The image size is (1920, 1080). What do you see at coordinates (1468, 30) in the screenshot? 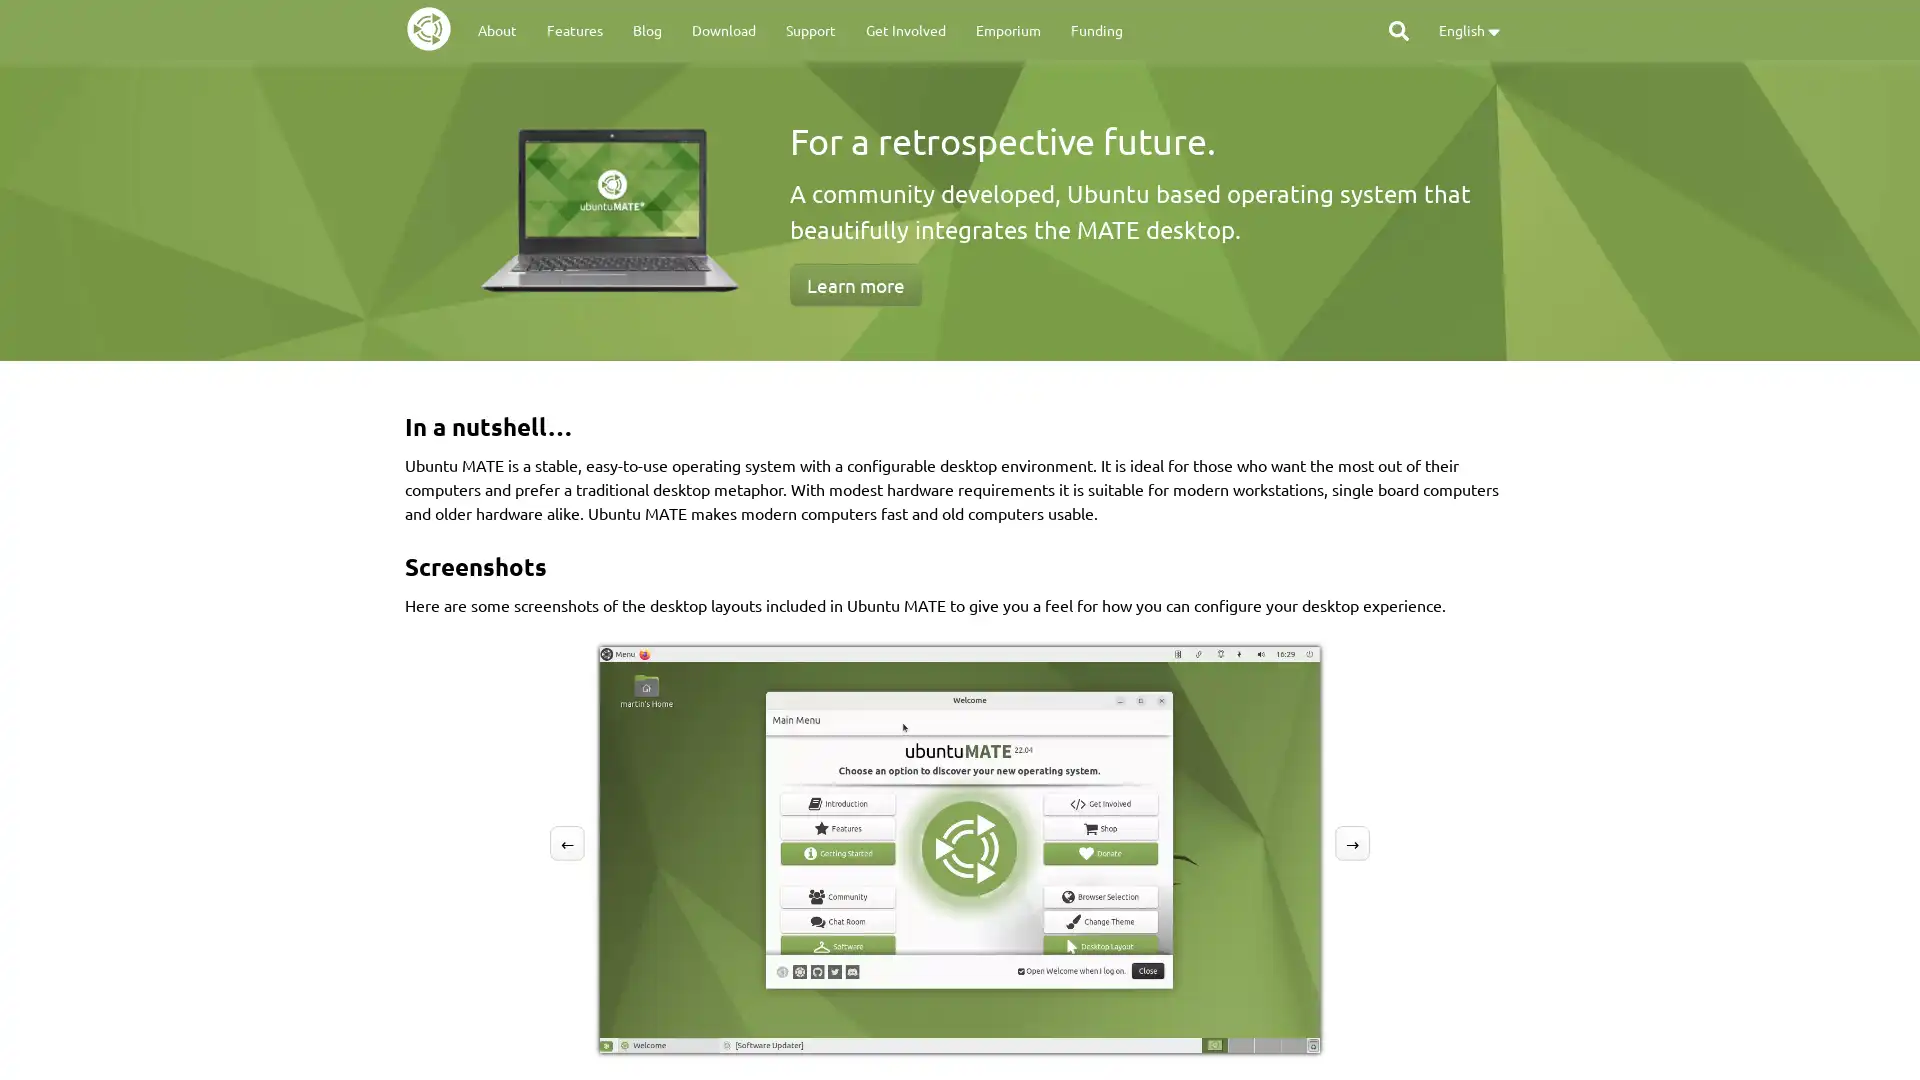
I see `English` at bounding box center [1468, 30].